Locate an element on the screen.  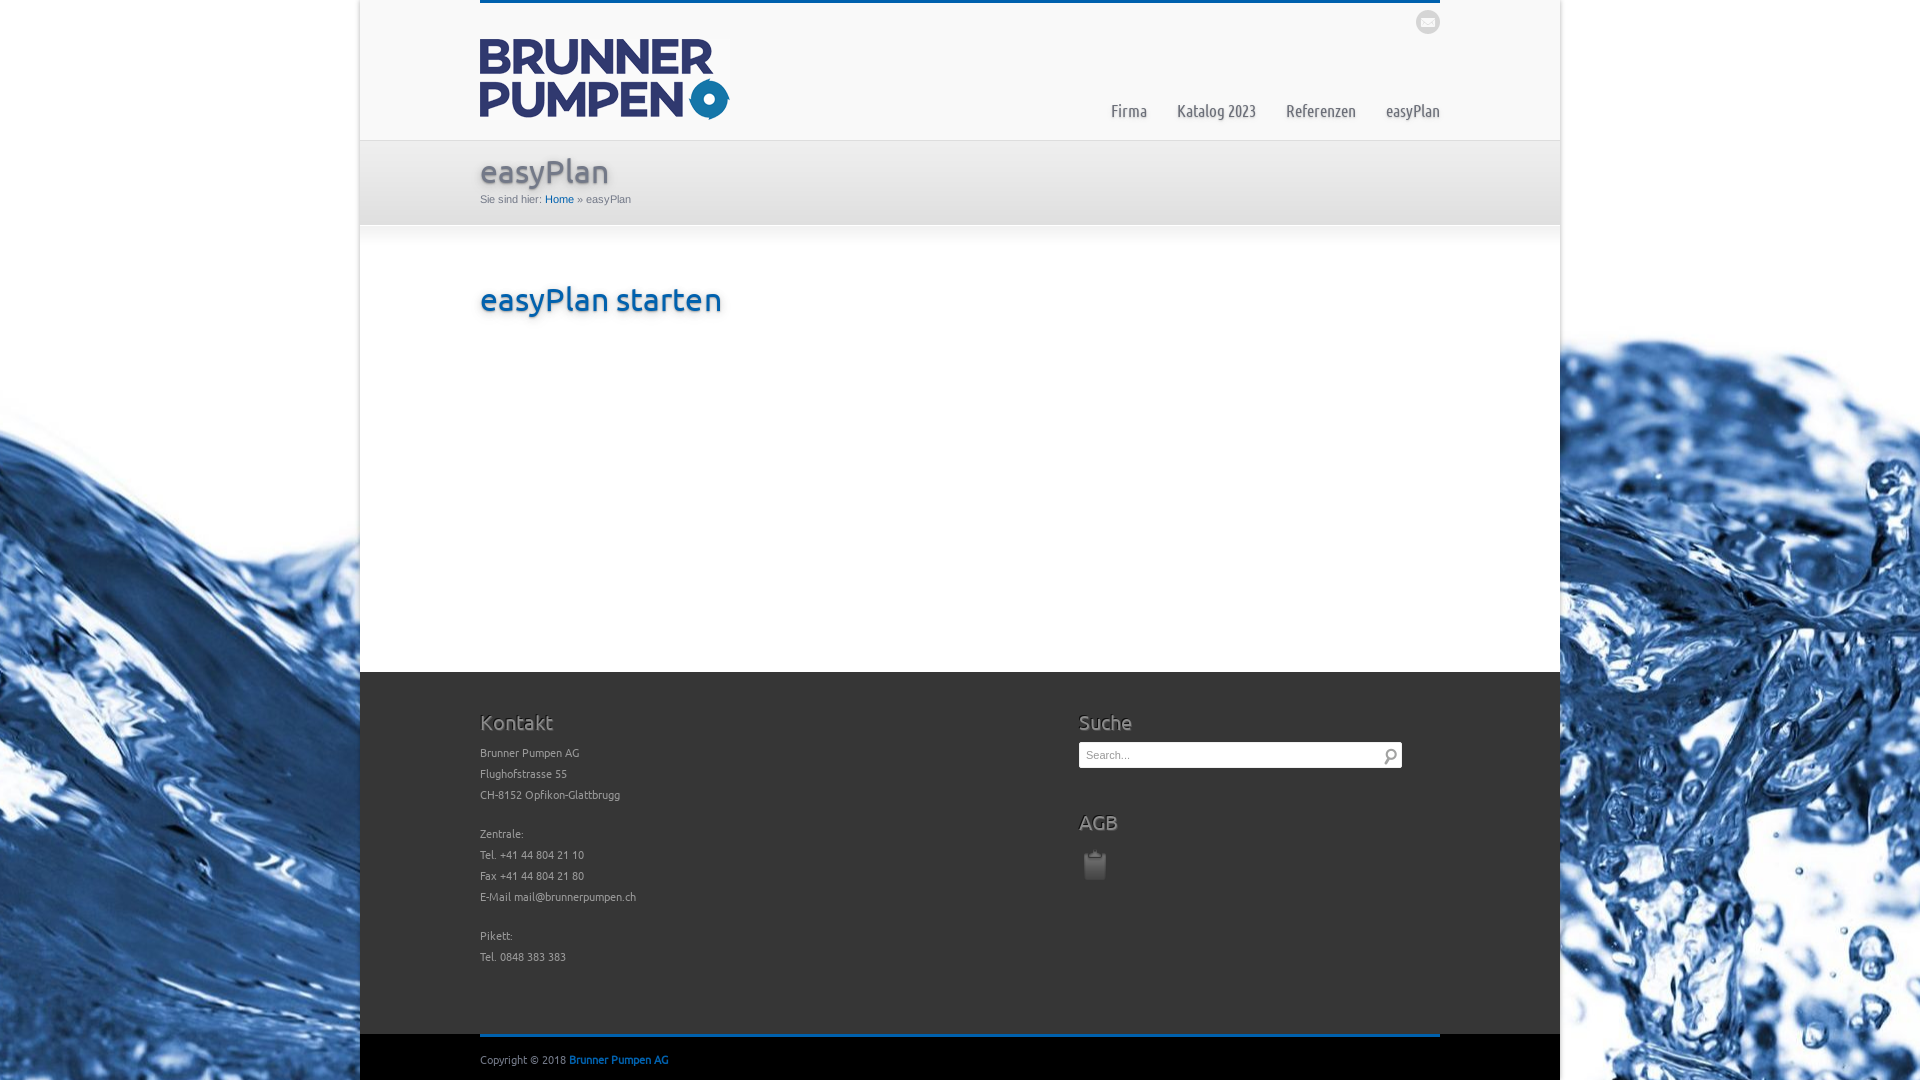
'Brunner Pumpen AG' is located at coordinates (617, 1058).